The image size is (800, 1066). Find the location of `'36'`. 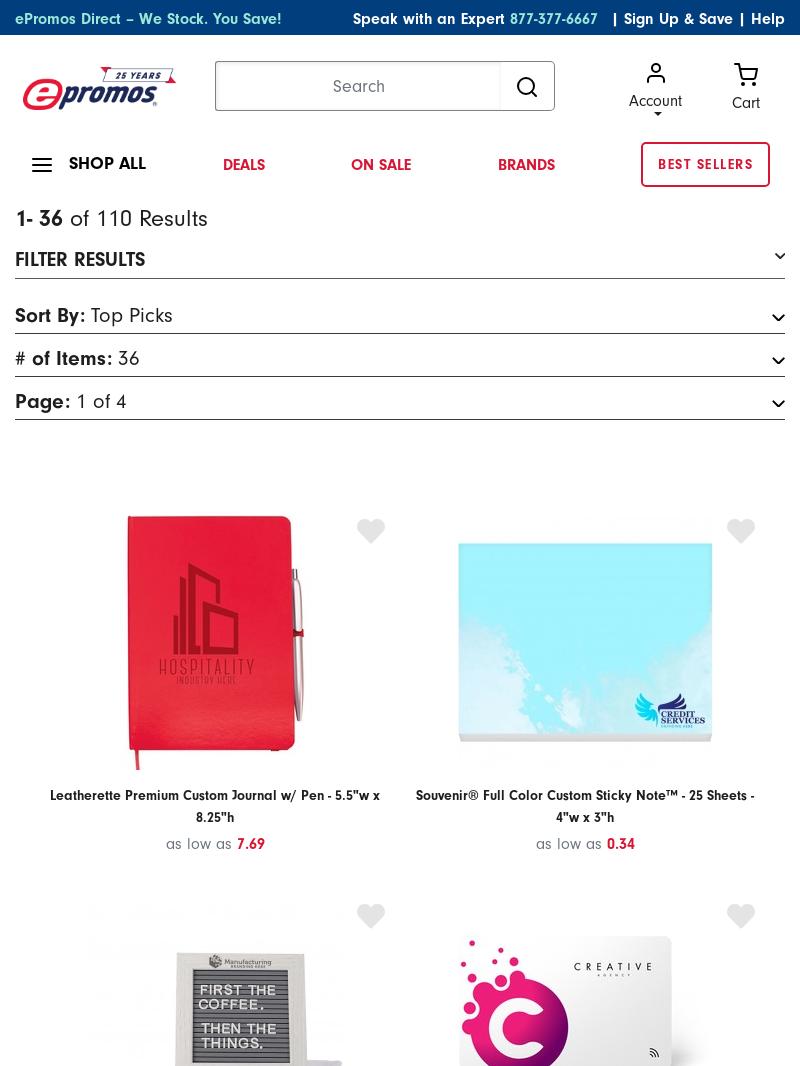

'36' is located at coordinates (128, 357).